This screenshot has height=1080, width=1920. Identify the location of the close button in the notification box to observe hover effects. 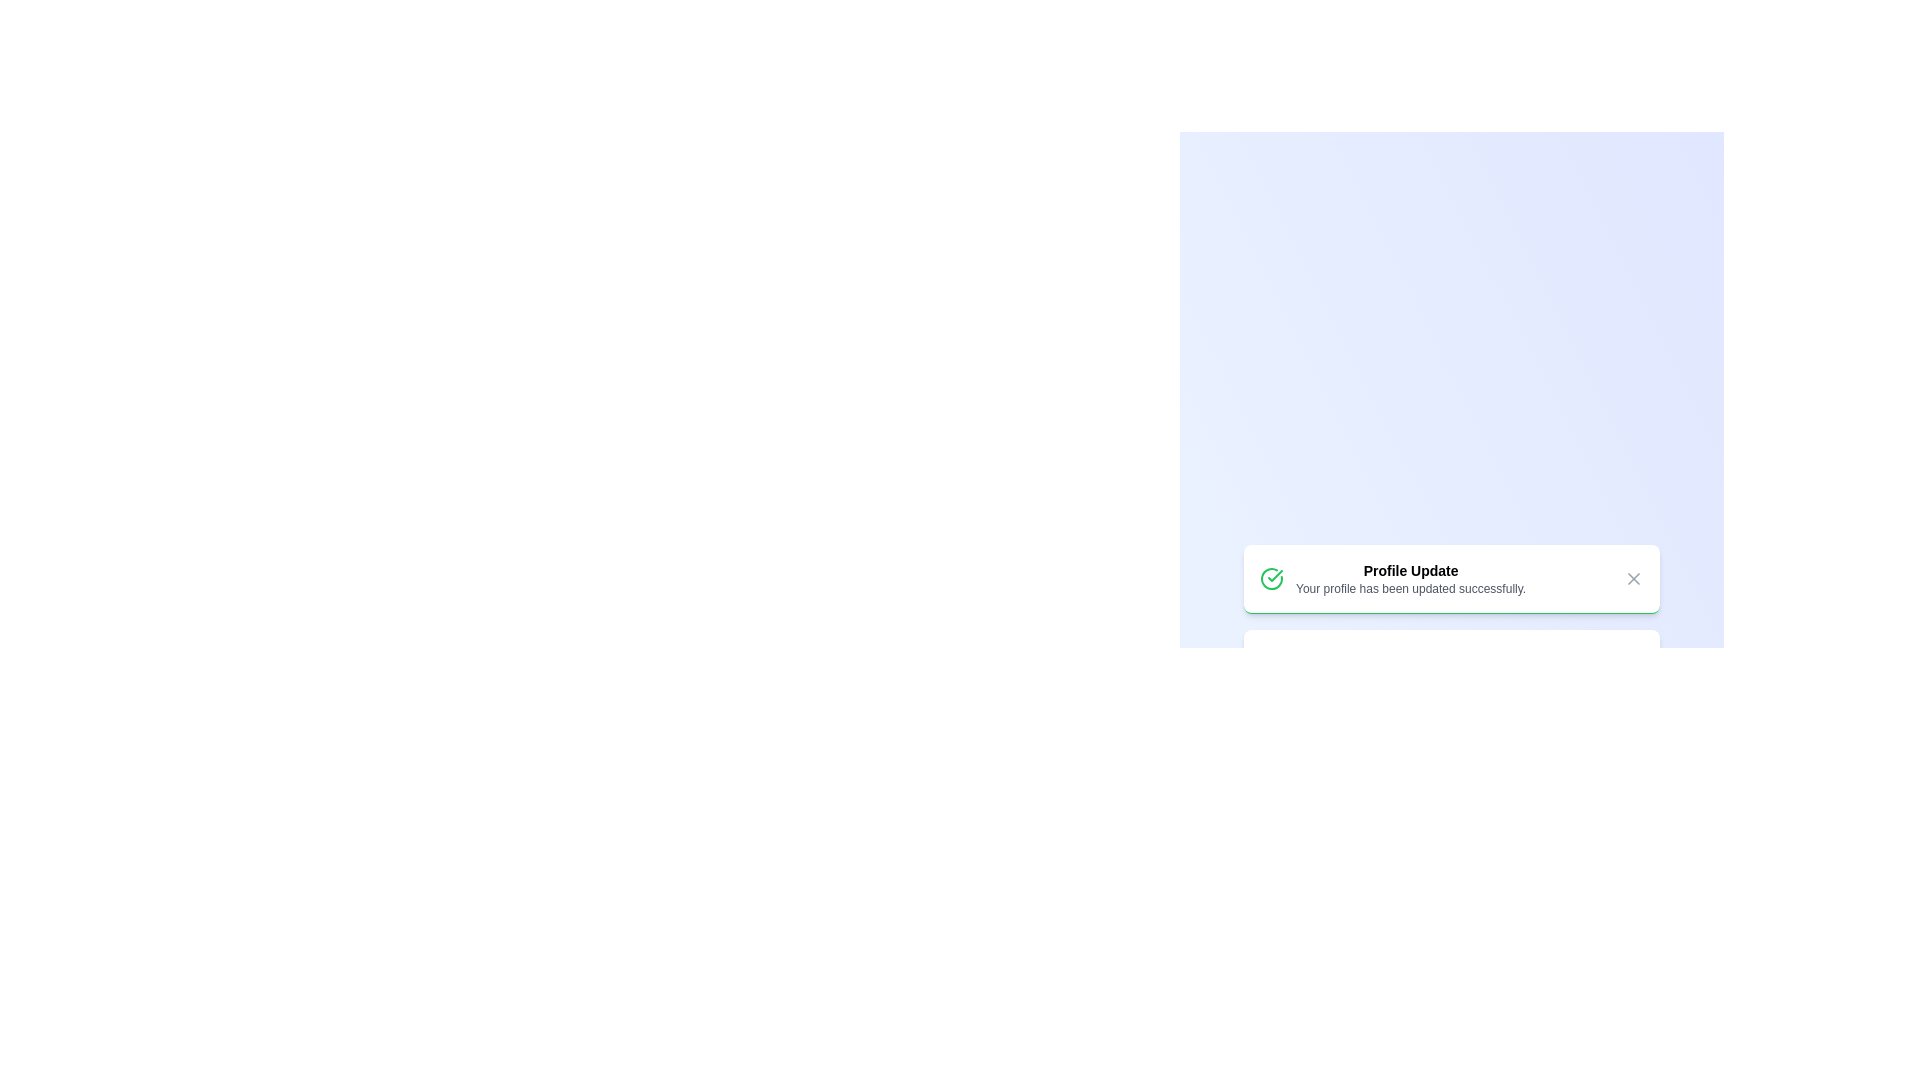
(1633, 578).